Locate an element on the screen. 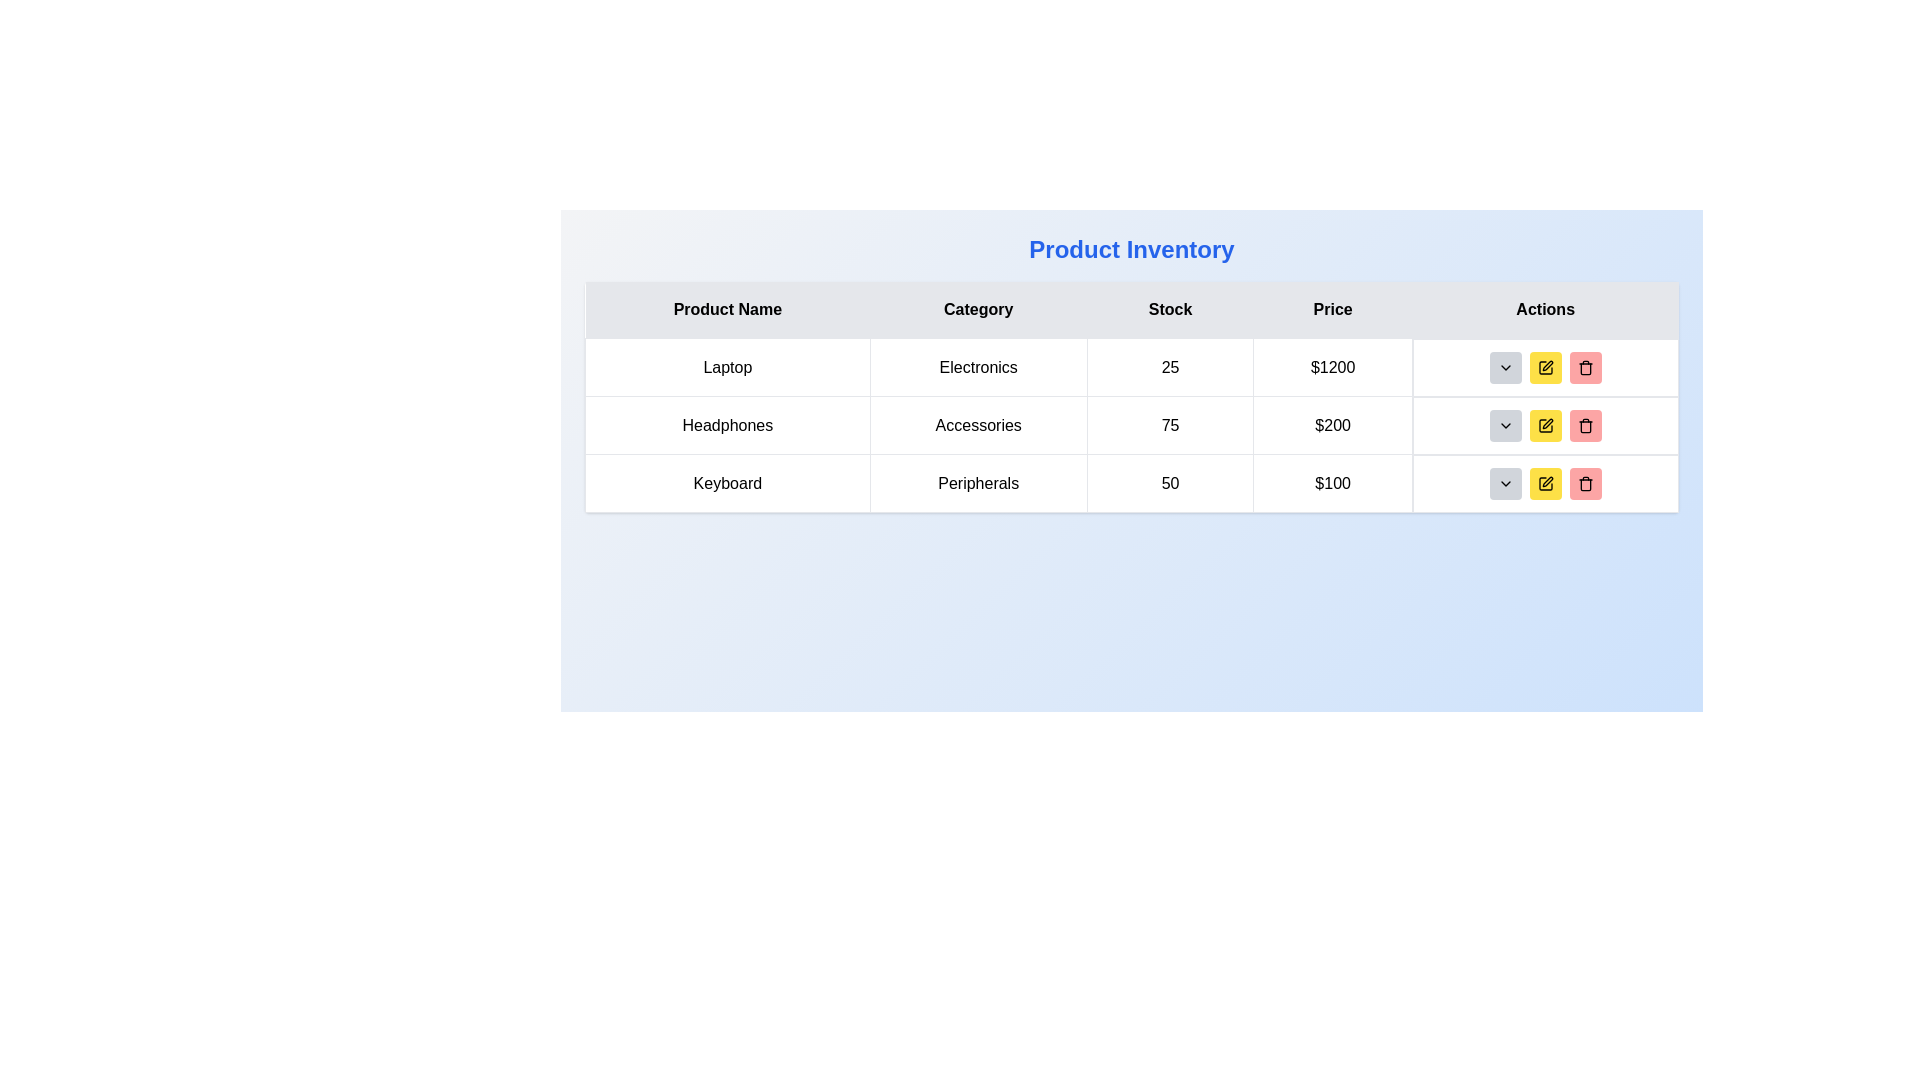  the 'Actions' header text label, which is the fifth header in the table and positioned at the rightmost part of the header row is located at coordinates (1544, 310).